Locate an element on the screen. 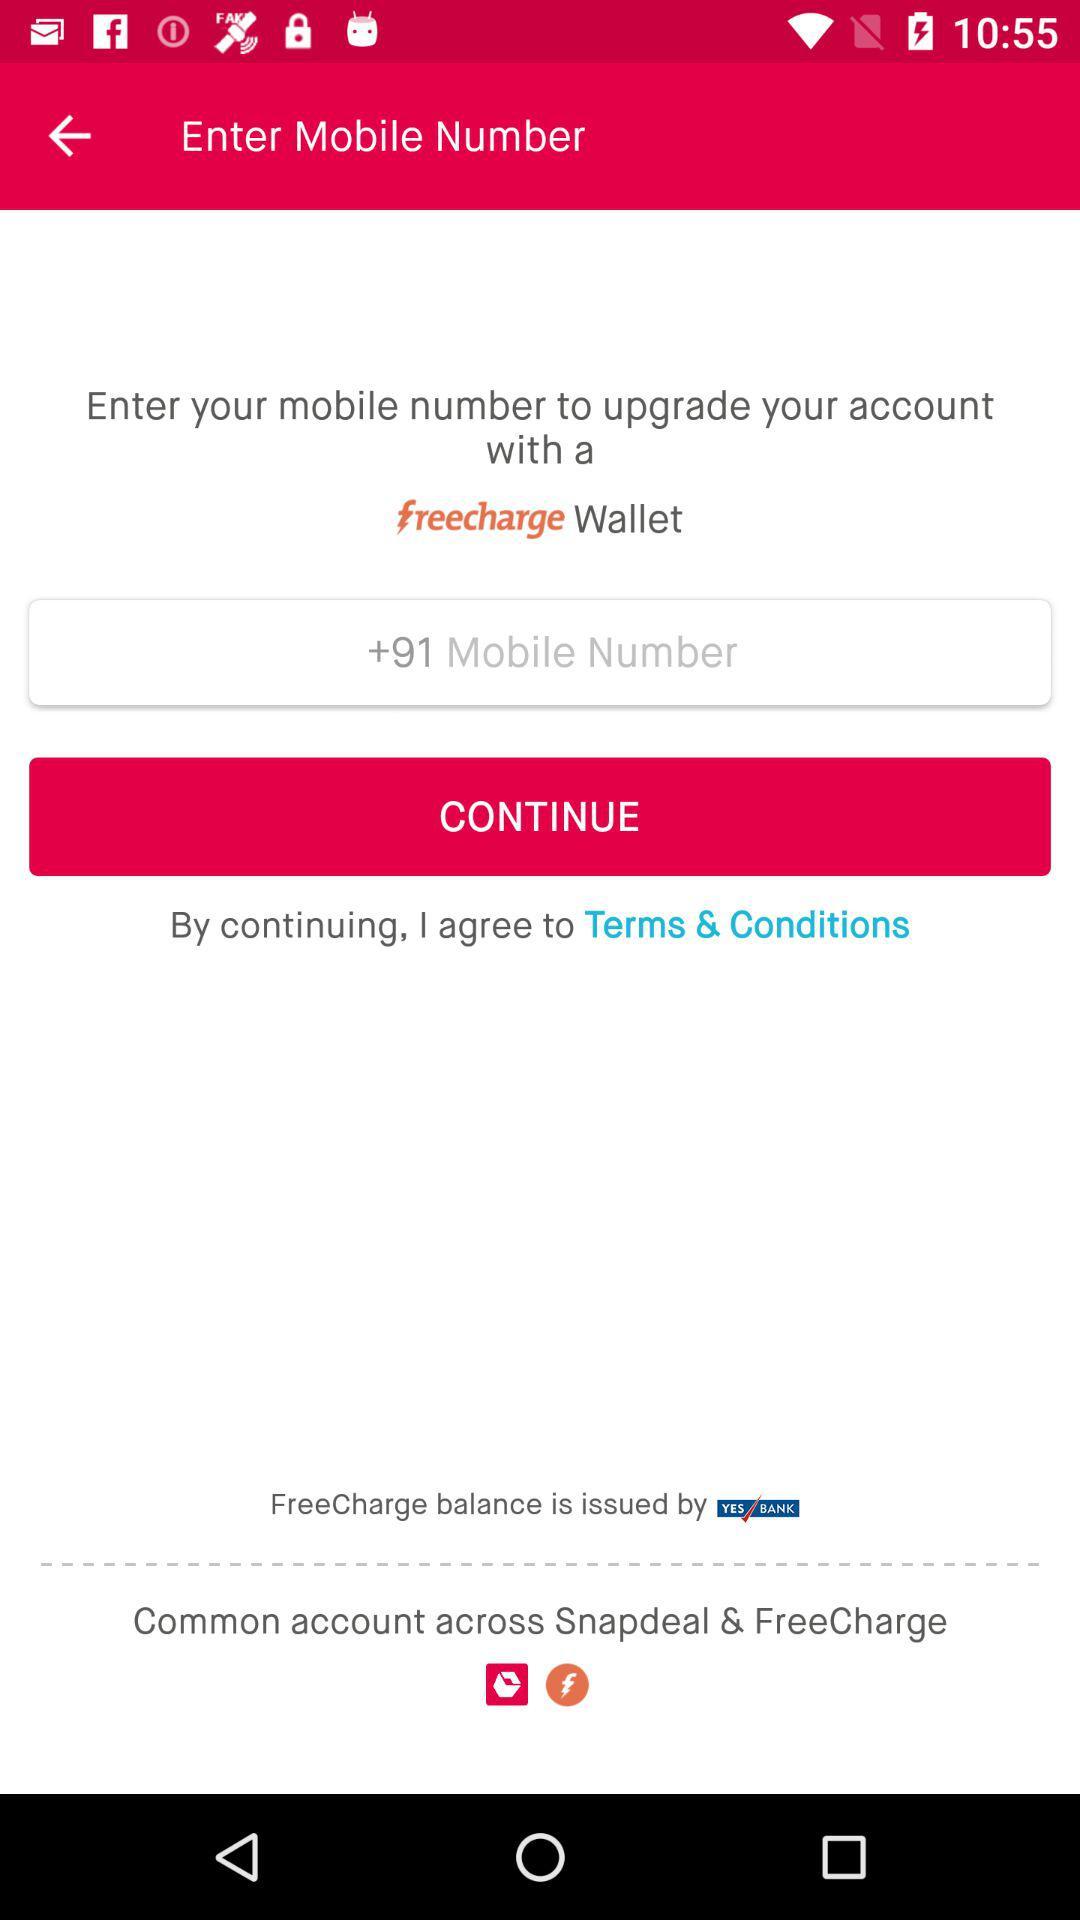  the left arrow is located at coordinates (68, 134).